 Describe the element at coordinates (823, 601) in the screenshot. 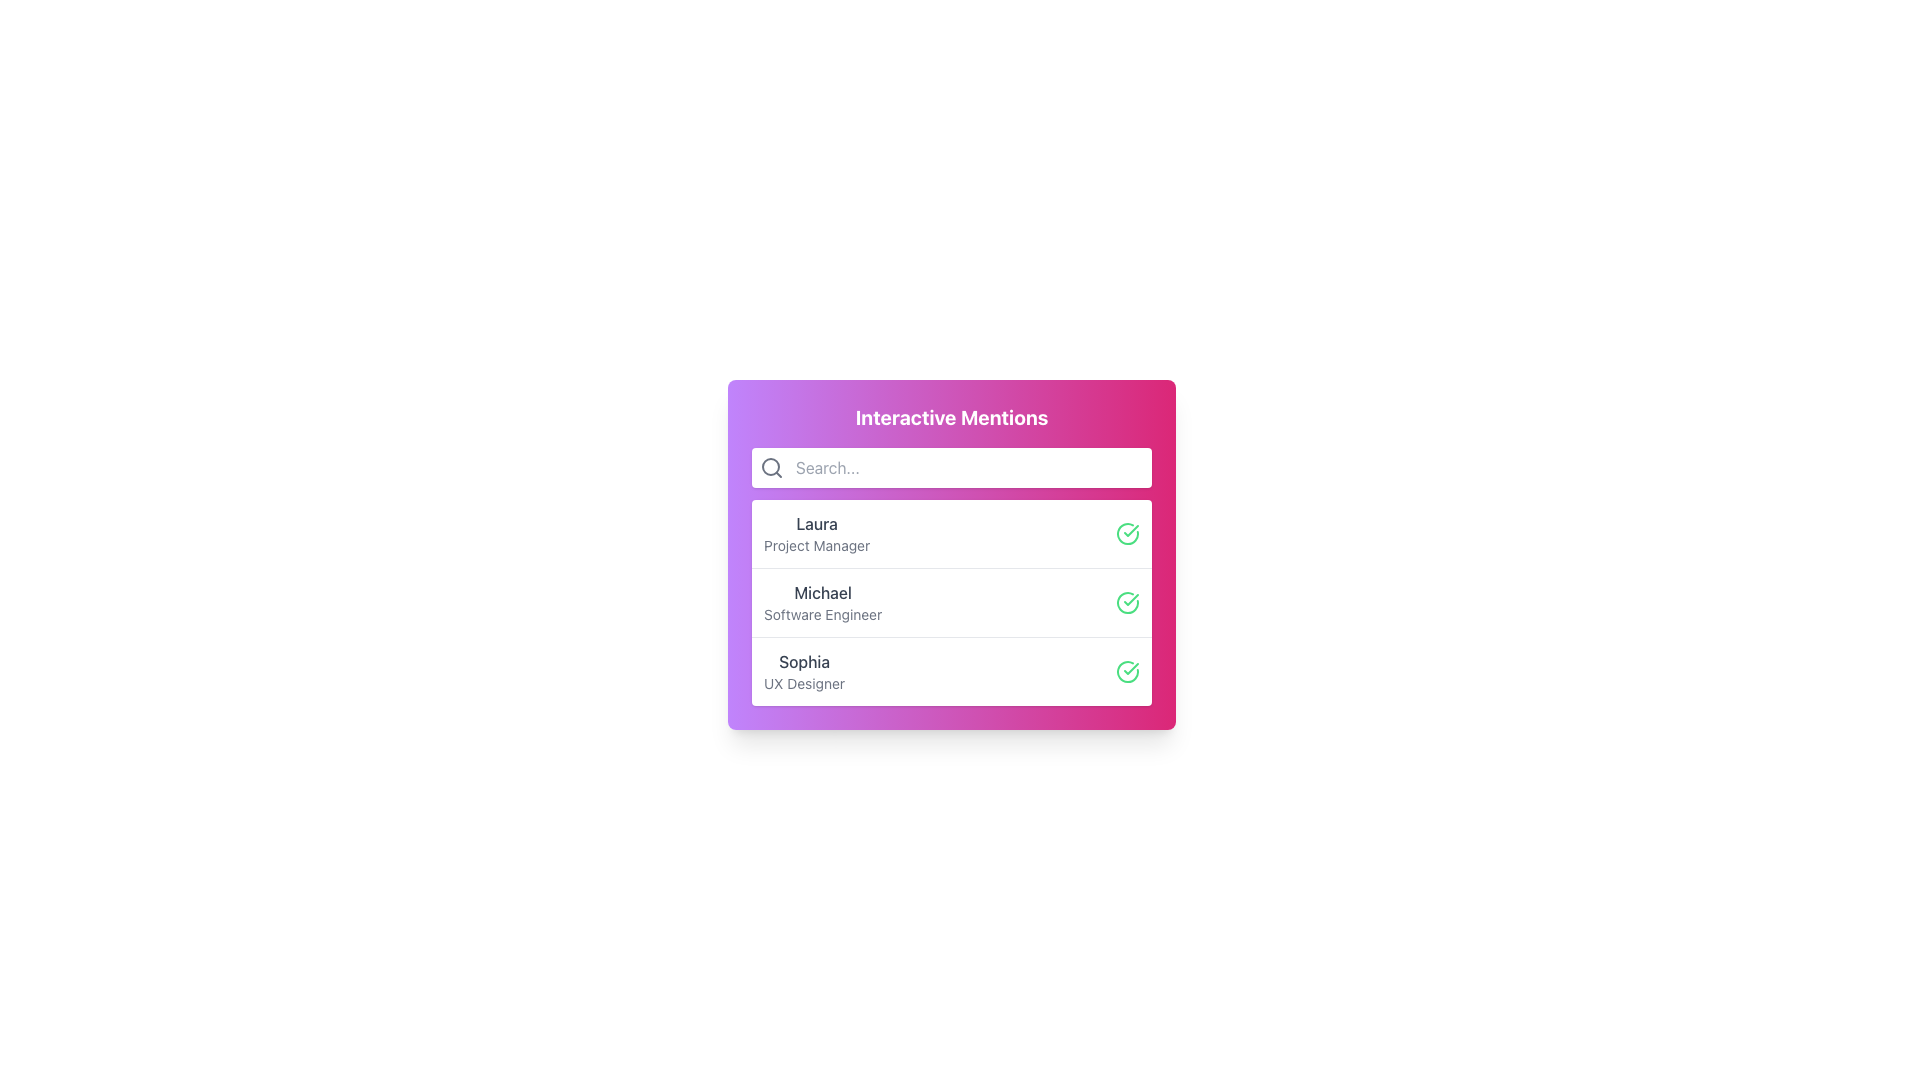

I see `the Text display block that conveys the name and job title of 'Michael', located below 'Laura, Project Manager' and above 'Sophia, UX Designer' in a vertically stacked list` at that location.